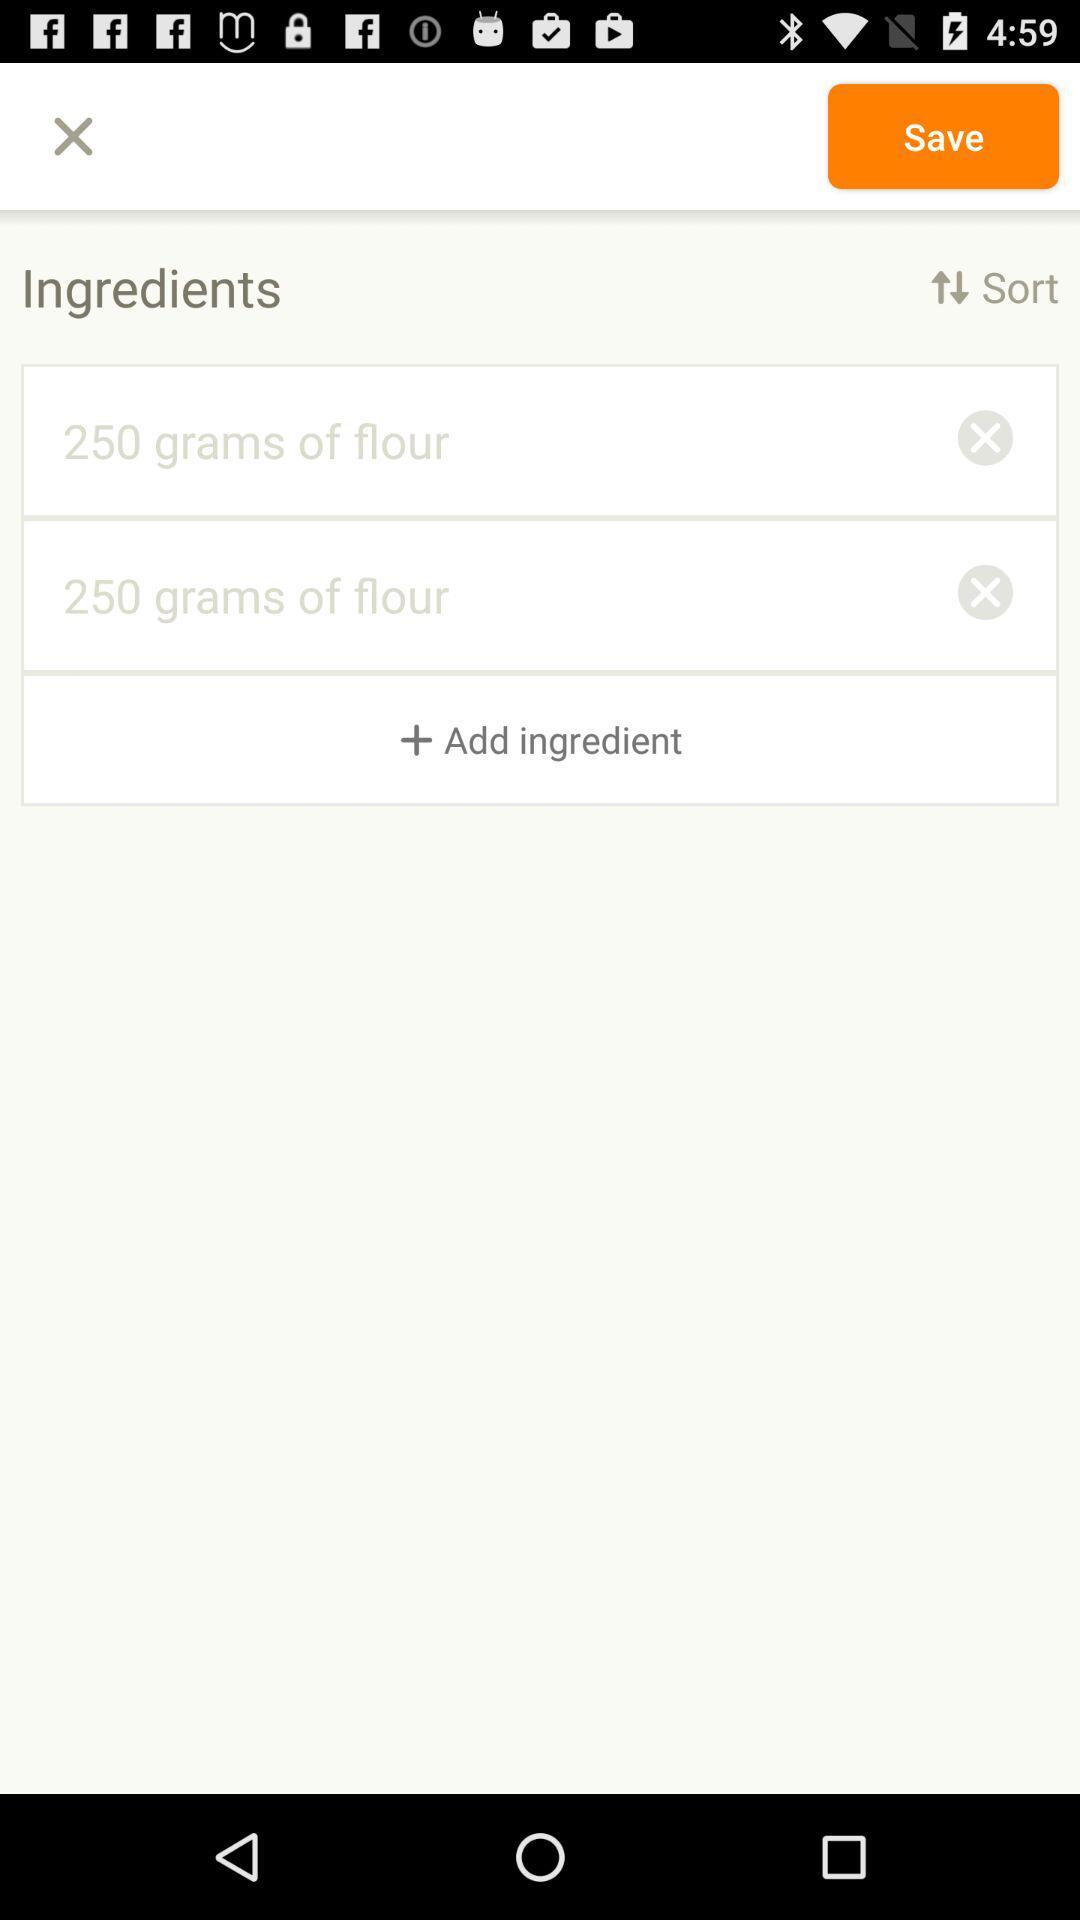 Image resolution: width=1080 pixels, height=1920 pixels. Describe the element at coordinates (984, 594) in the screenshot. I see `icon above + add ingredient item` at that location.